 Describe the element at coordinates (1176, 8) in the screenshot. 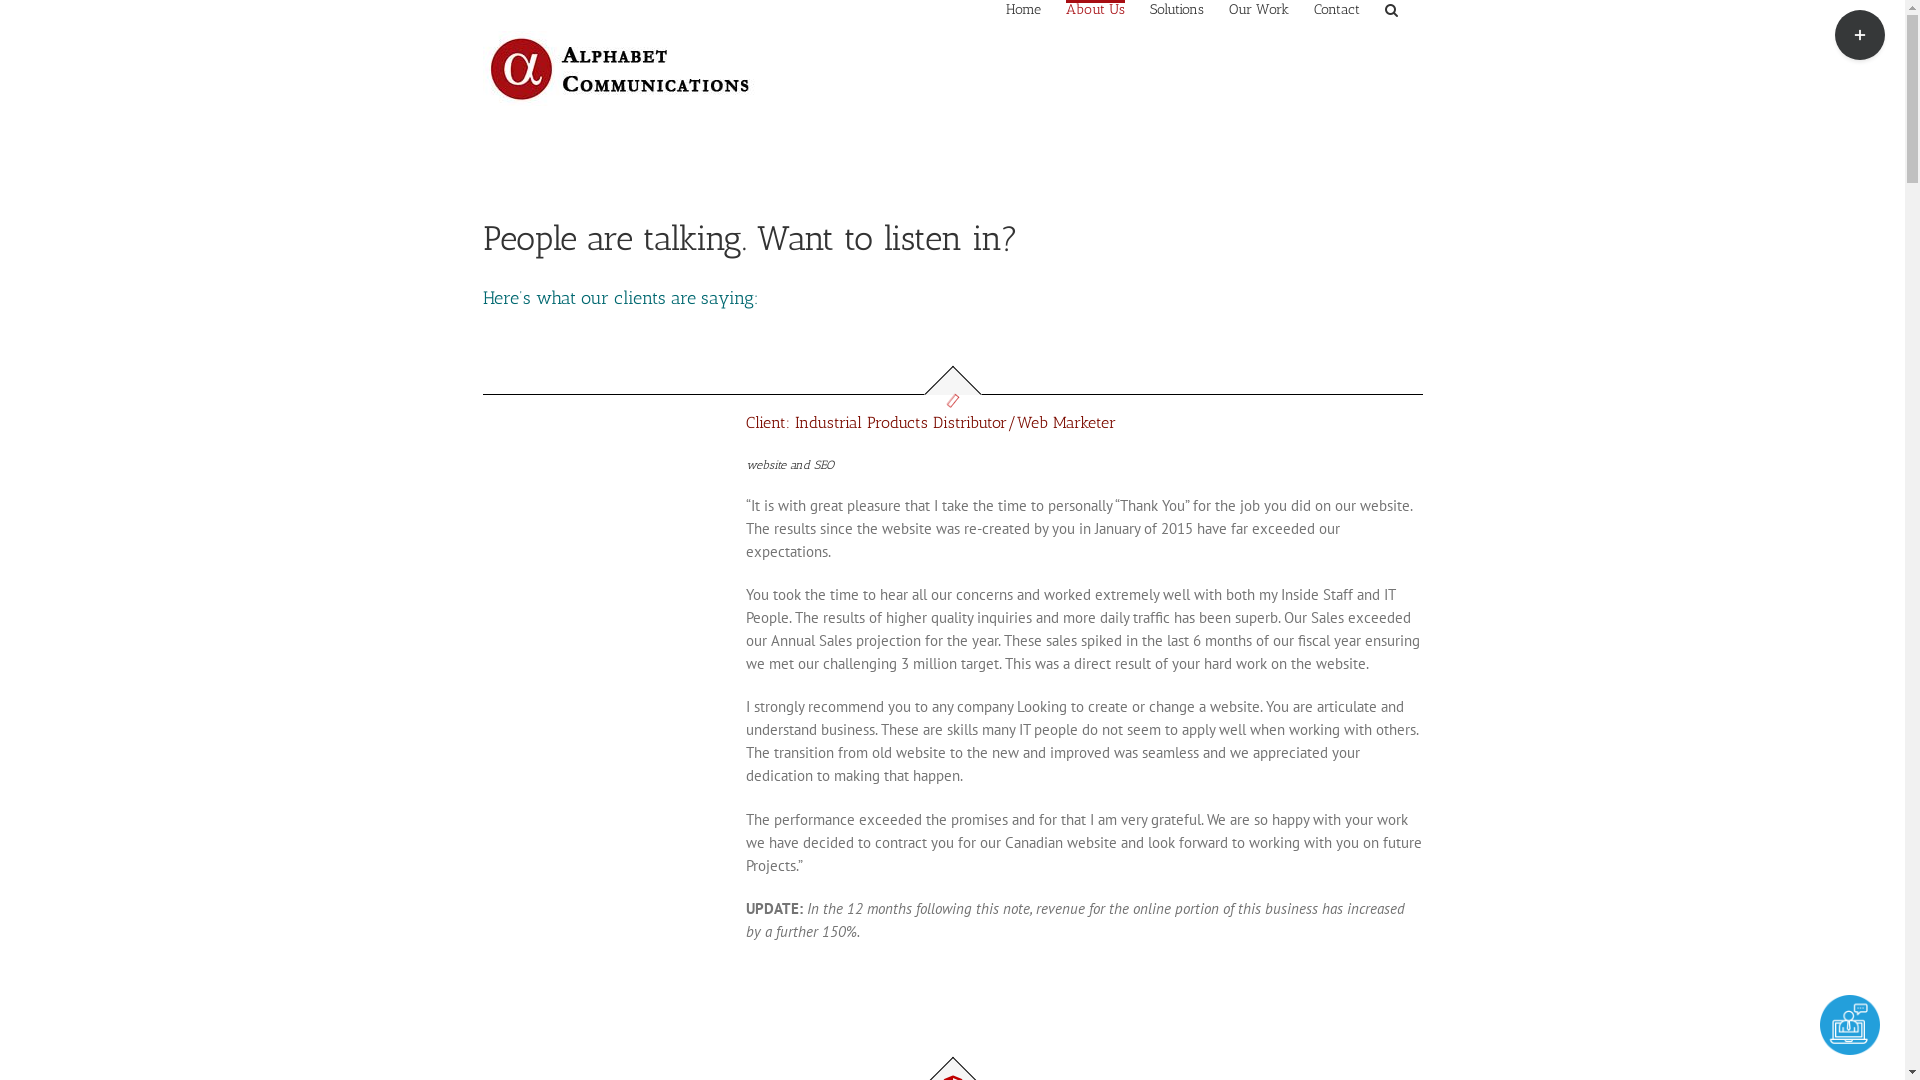

I see `'Solutions'` at that location.